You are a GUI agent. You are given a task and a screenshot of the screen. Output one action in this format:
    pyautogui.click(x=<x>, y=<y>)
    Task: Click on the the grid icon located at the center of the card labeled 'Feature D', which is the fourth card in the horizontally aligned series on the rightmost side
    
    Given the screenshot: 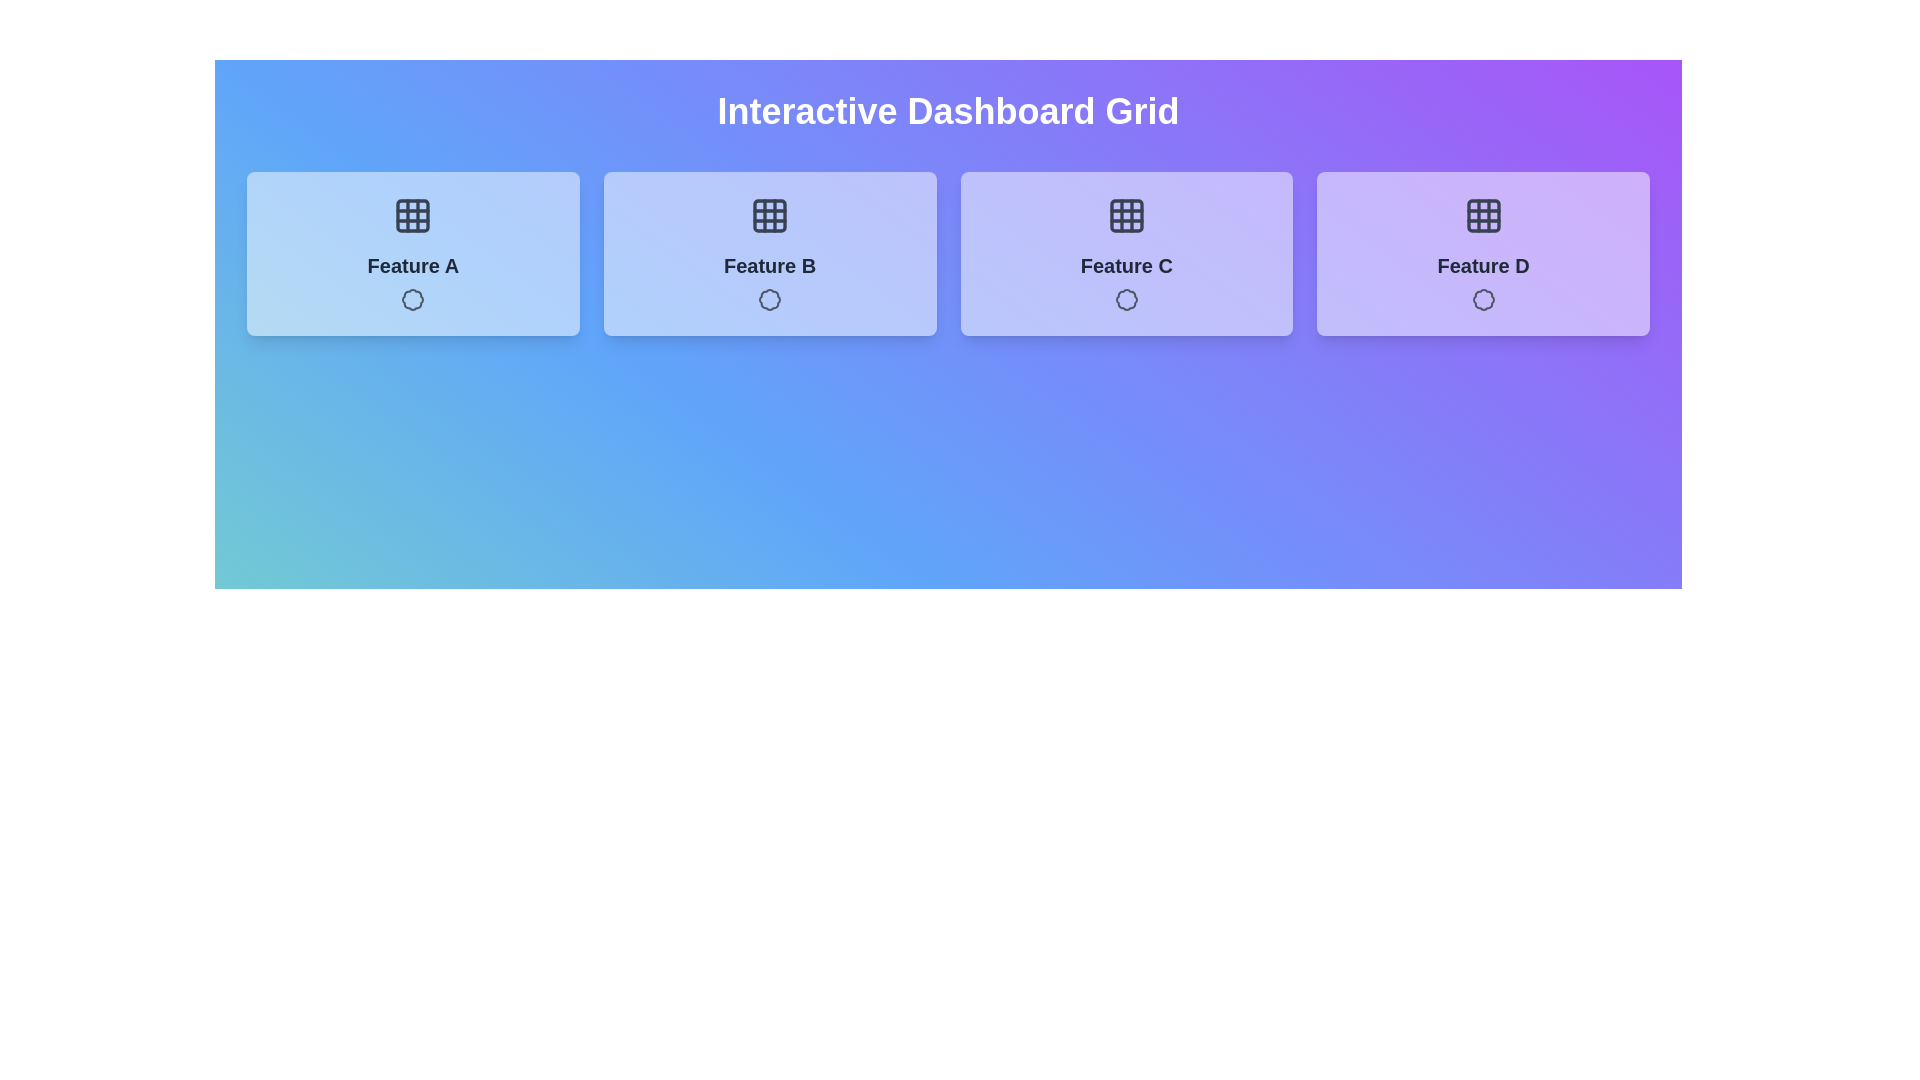 What is the action you would take?
    pyautogui.click(x=1483, y=216)
    